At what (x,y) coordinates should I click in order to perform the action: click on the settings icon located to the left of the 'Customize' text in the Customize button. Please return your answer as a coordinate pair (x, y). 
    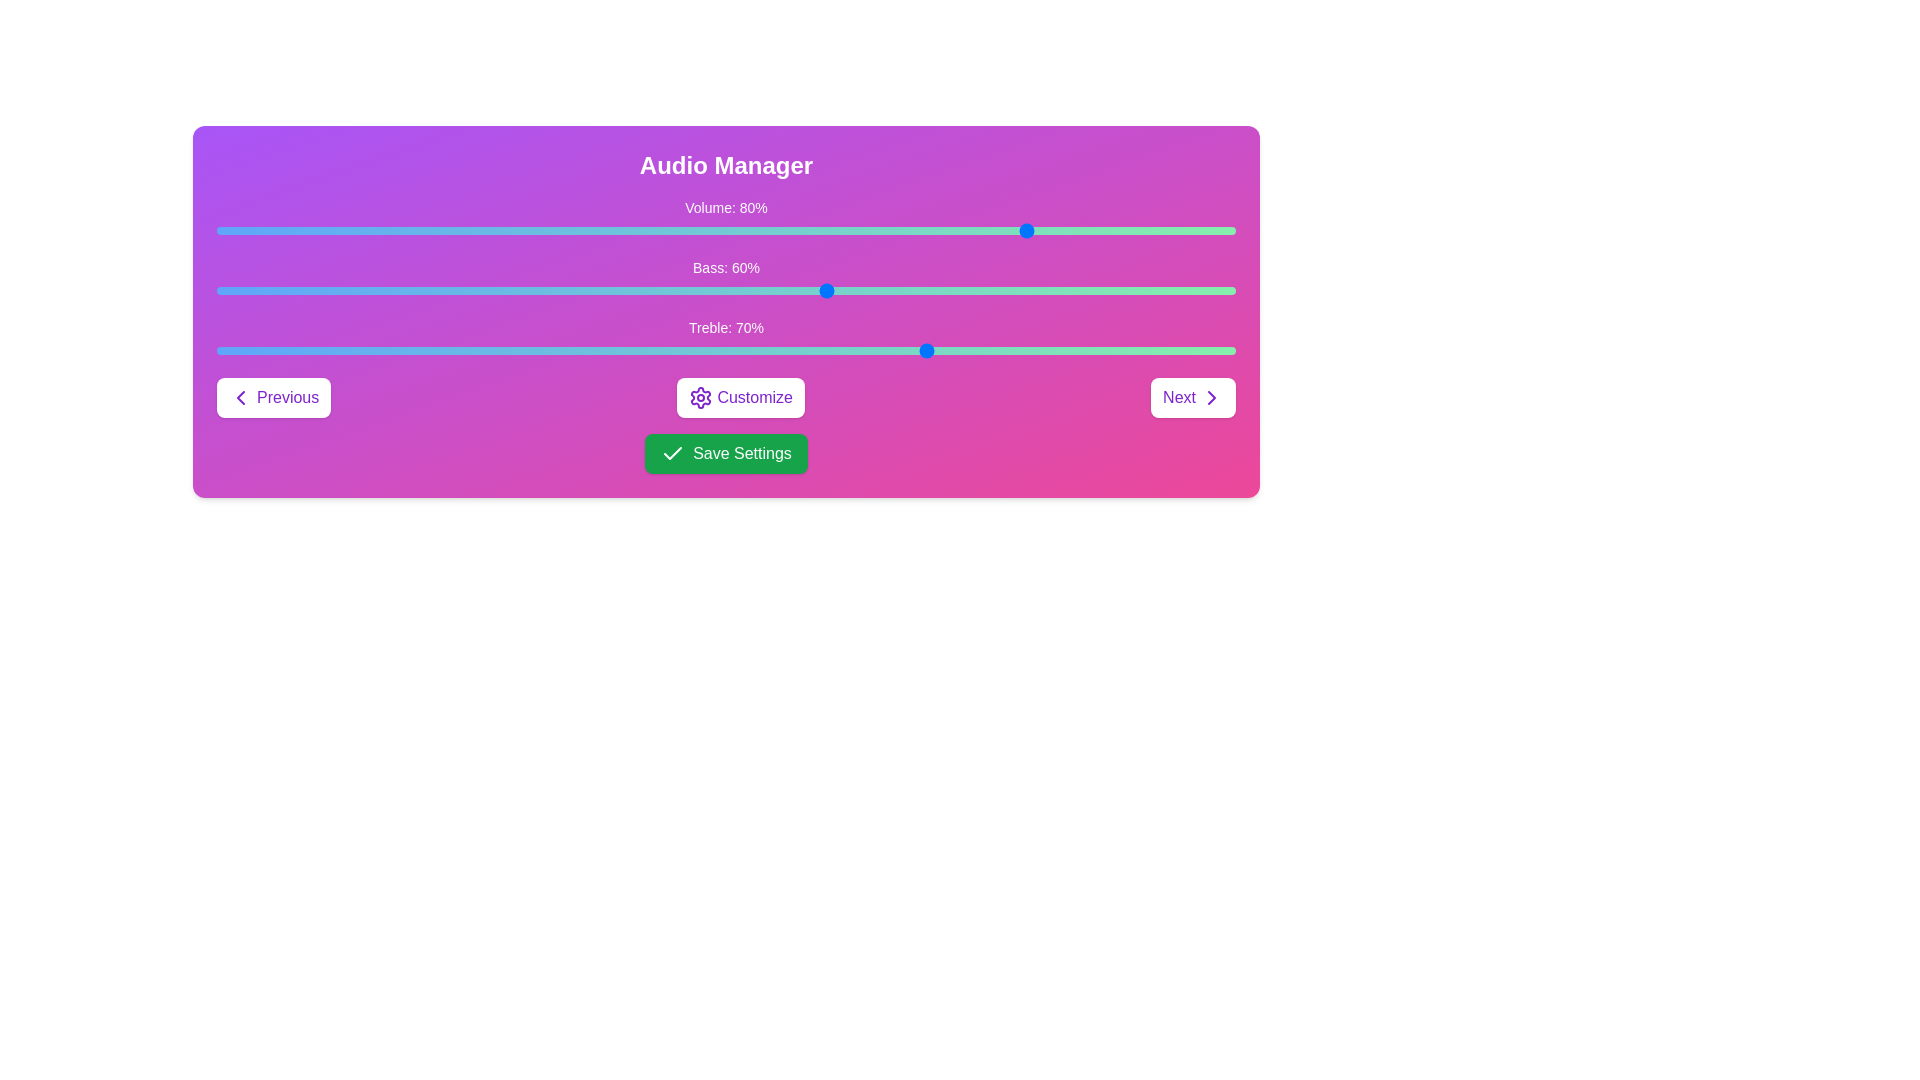
    Looking at the image, I should click on (701, 397).